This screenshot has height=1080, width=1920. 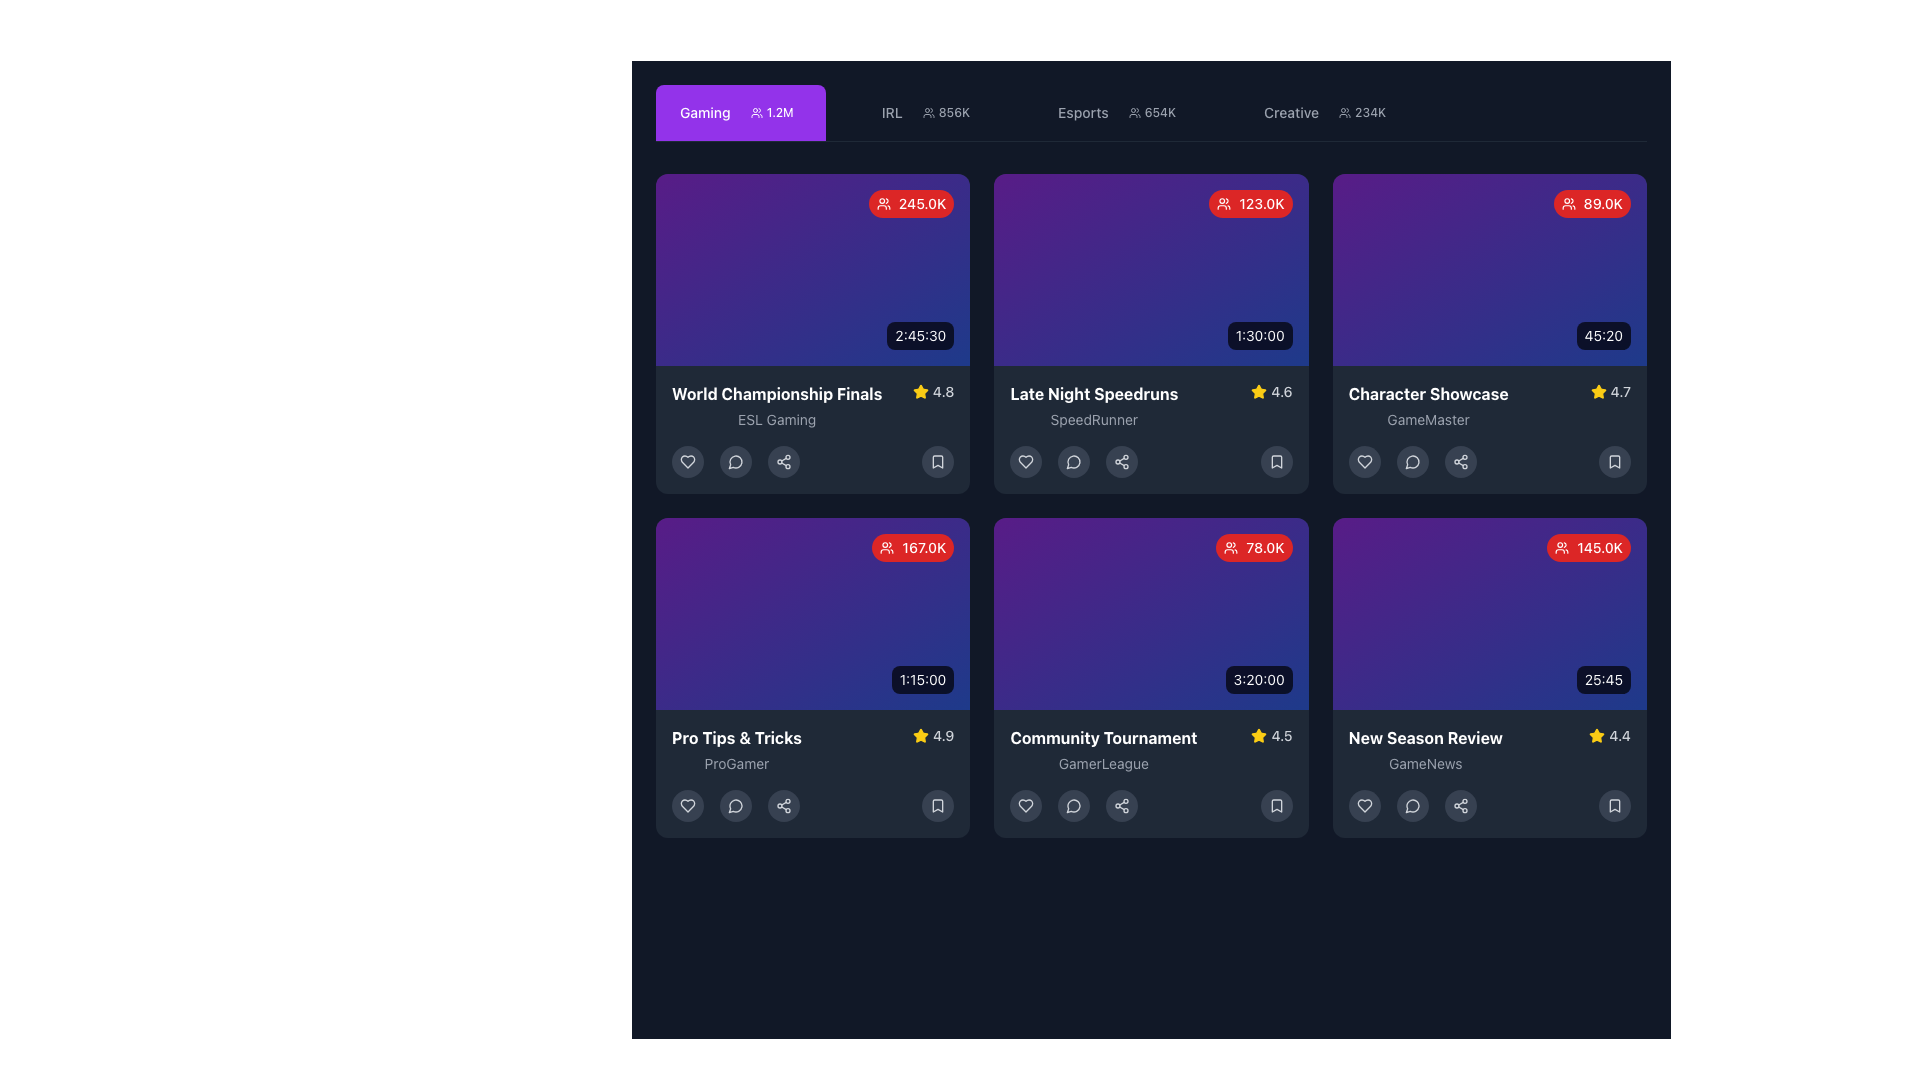 I want to click on the media card in the second row and first column of the grid, so click(x=813, y=677).